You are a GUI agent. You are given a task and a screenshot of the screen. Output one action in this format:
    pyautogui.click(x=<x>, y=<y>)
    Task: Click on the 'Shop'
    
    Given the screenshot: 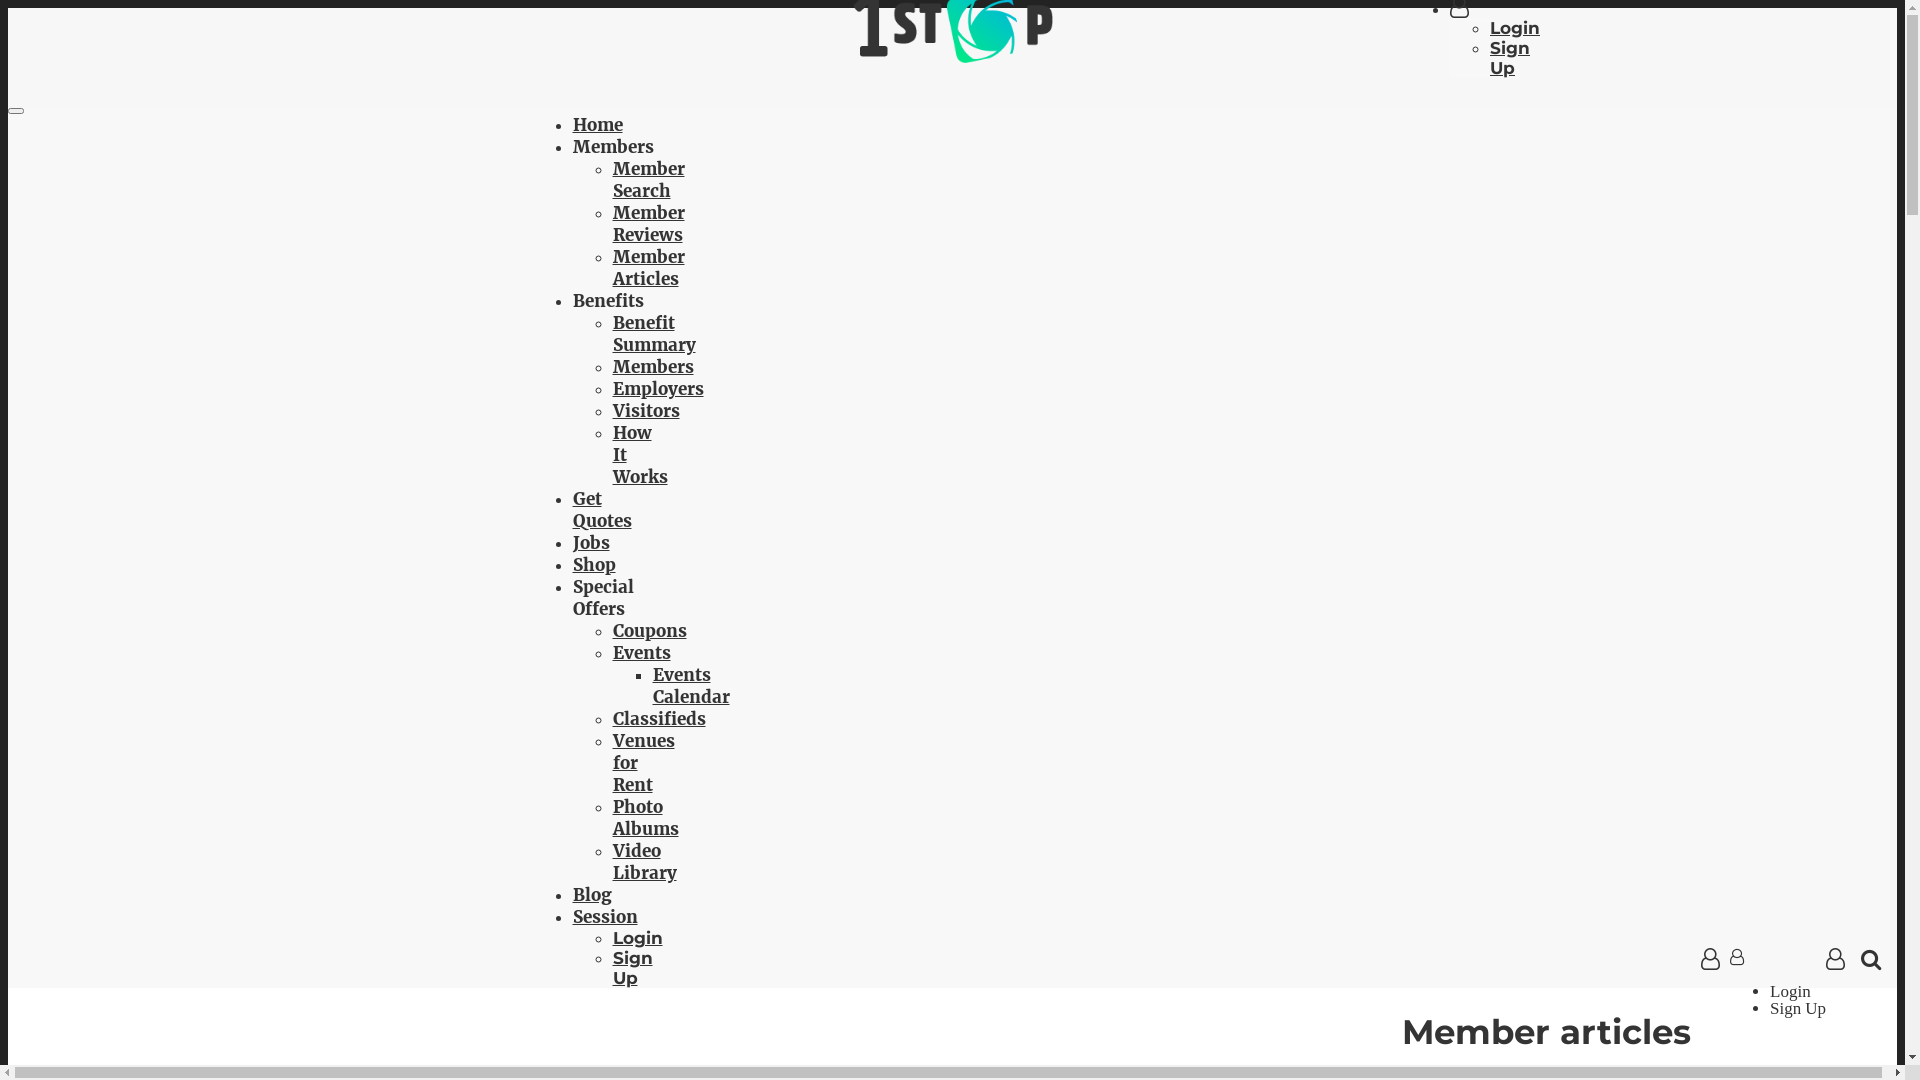 What is the action you would take?
    pyautogui.click(x=592, y=564)
    